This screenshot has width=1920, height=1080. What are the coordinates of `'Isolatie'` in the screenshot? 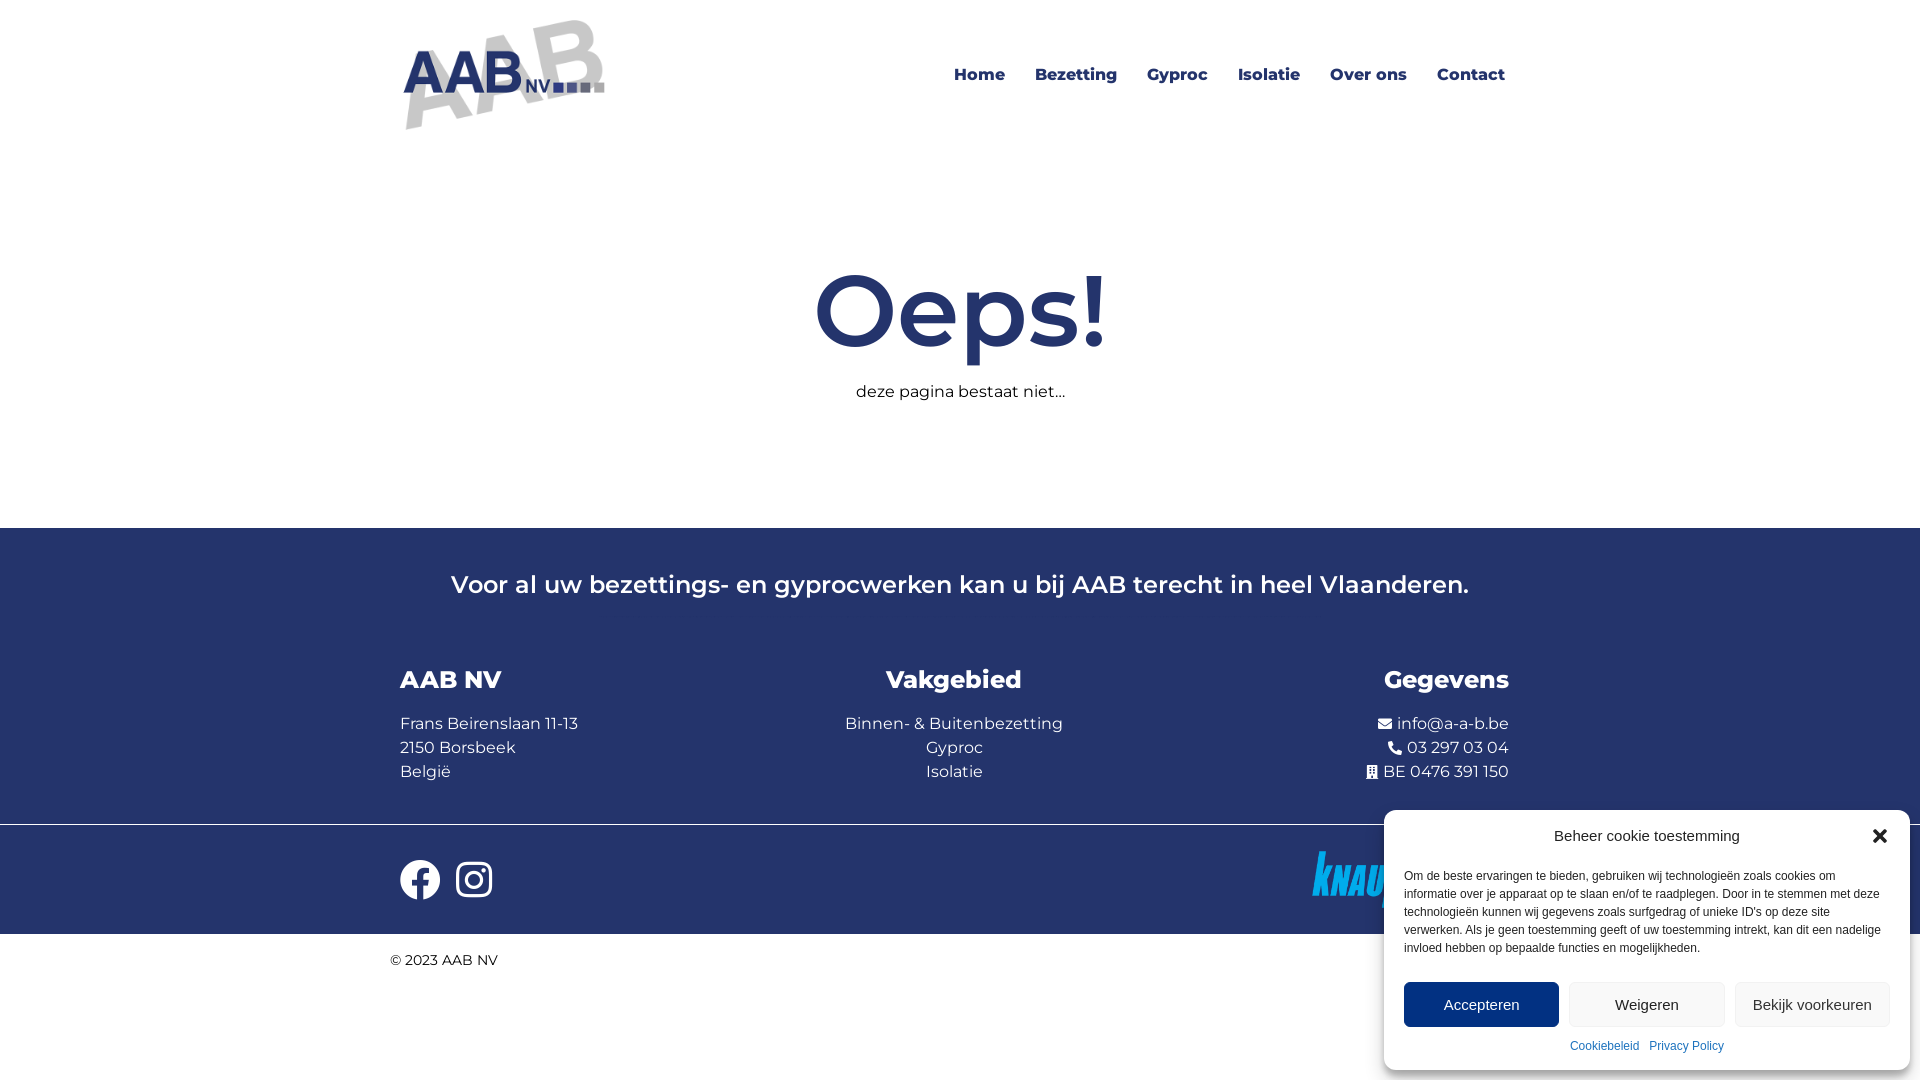 It's located at (953, 770).